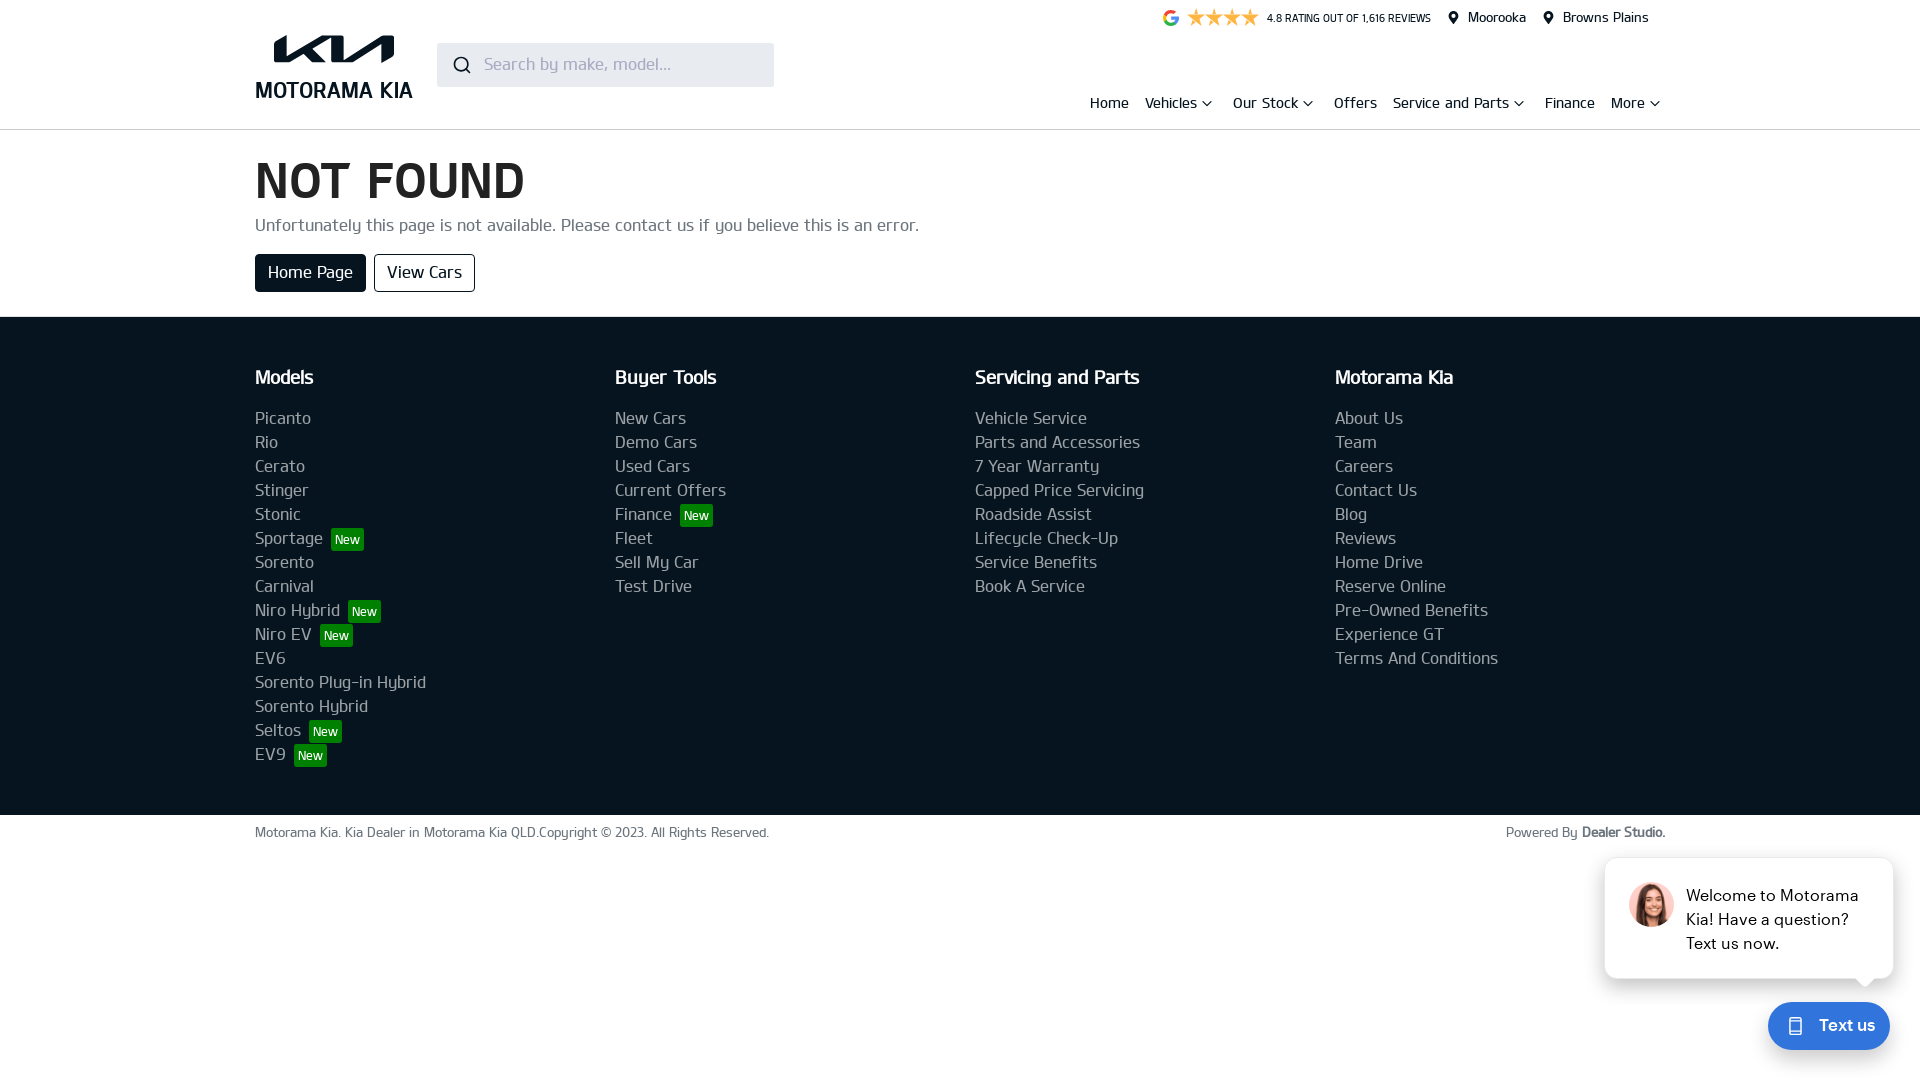 The image size is (1920, 1080). I want to click on 'Book A Service', so click(1030, 585).